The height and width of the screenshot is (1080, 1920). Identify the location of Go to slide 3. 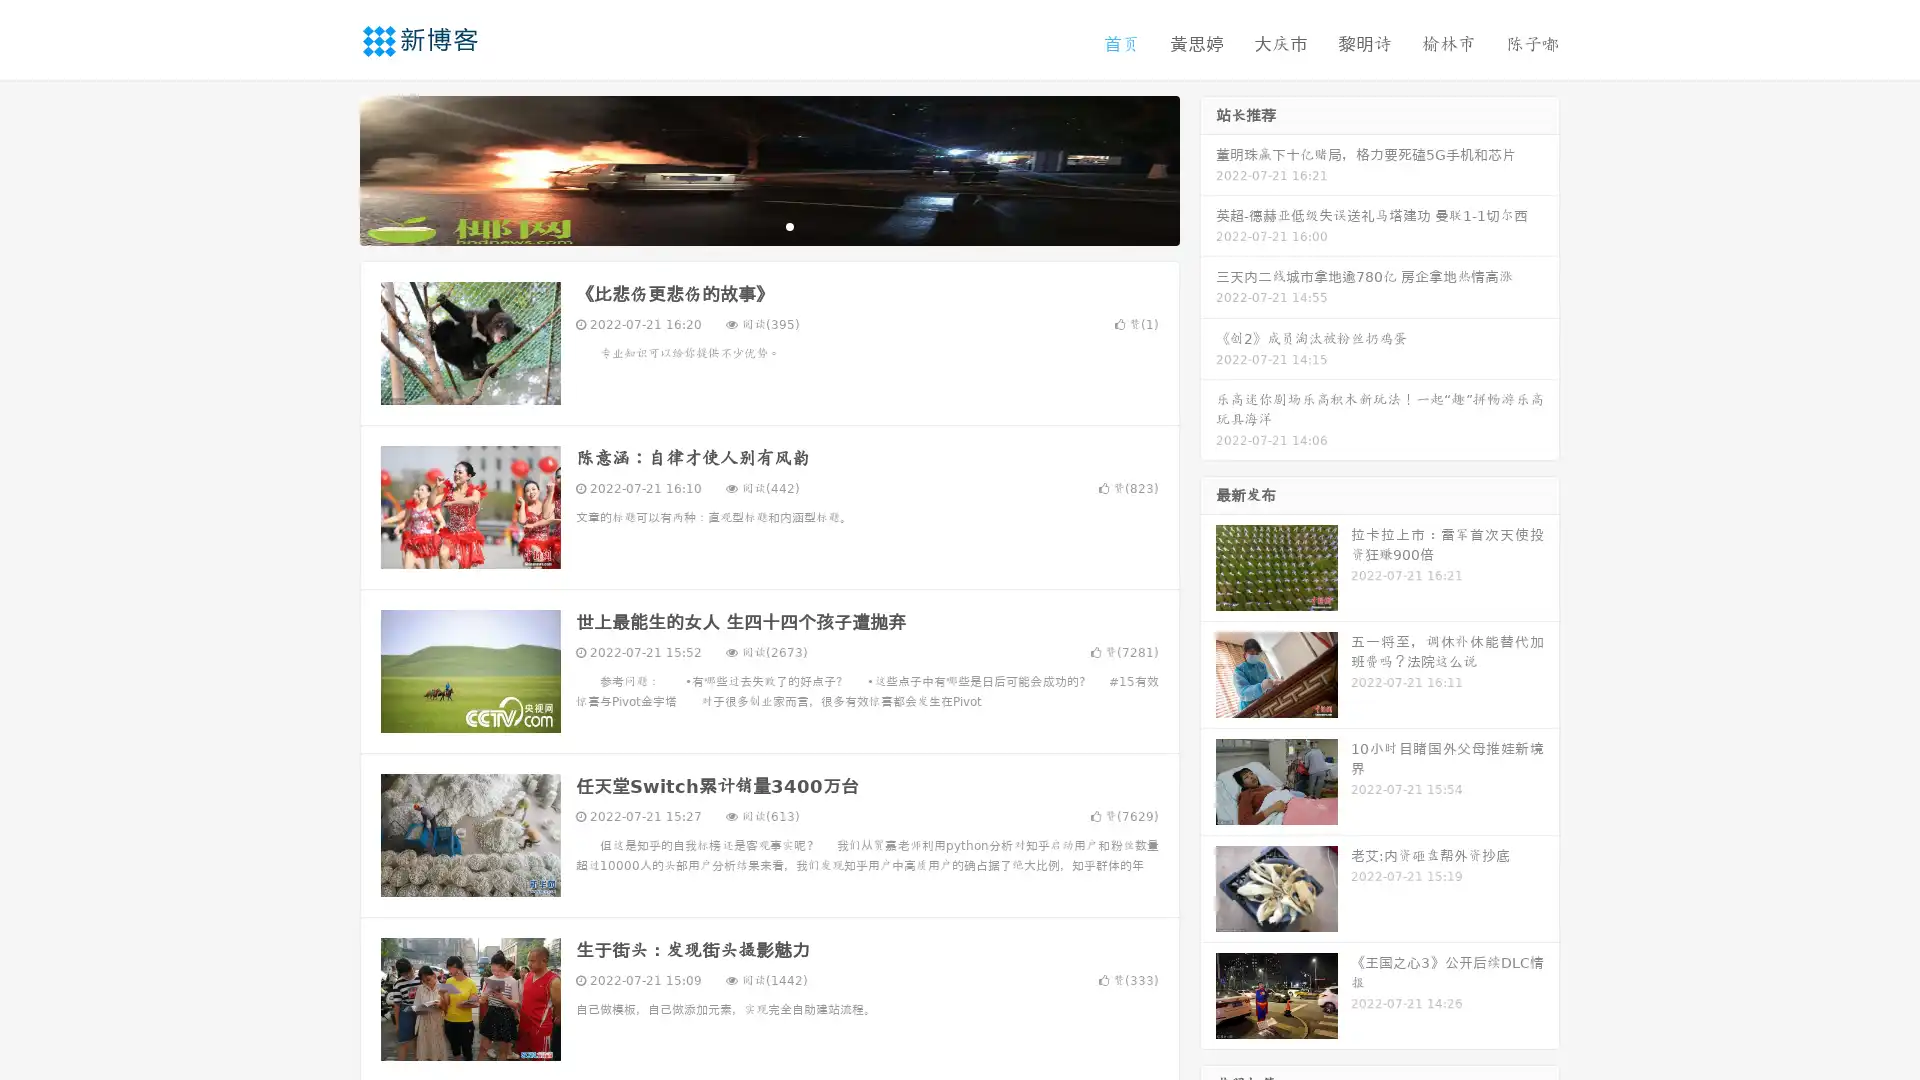
(789, 225).